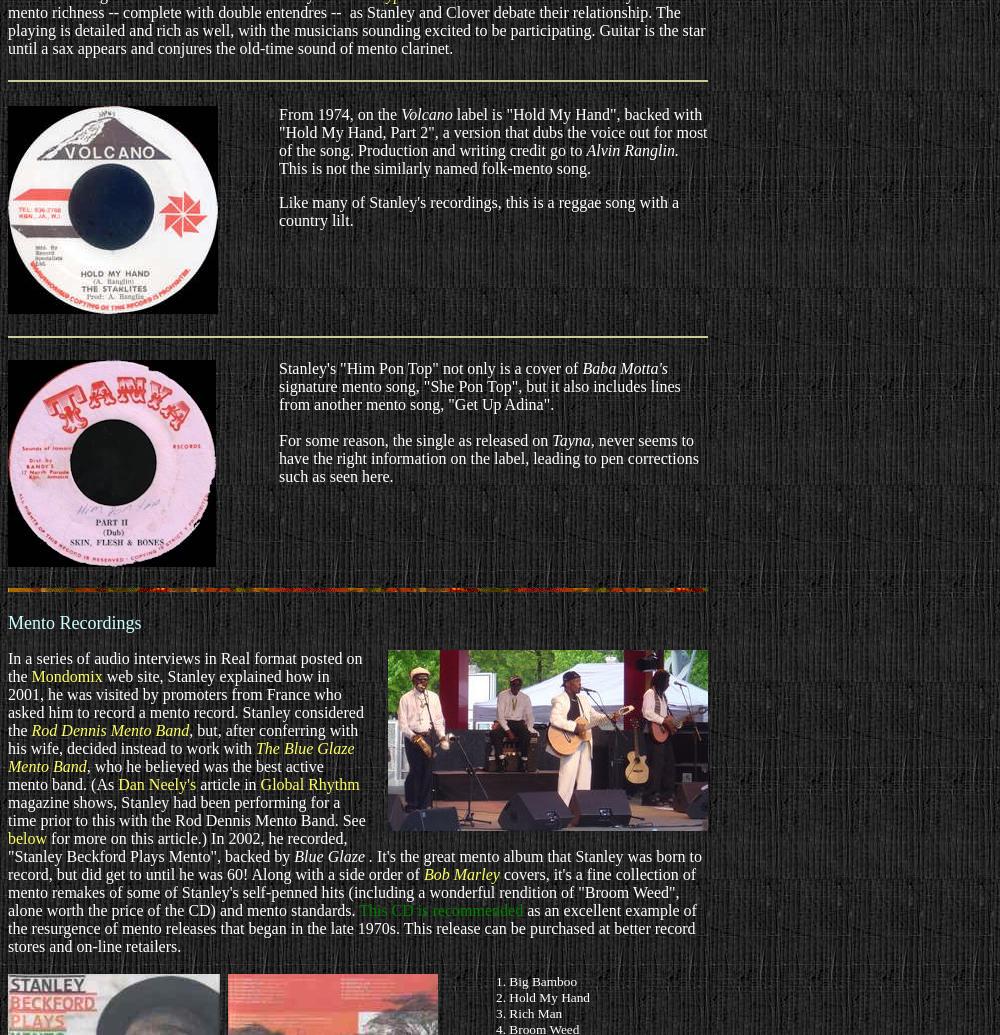 Image resolution: width=1000 pixels, height=1035 pixels. I want to click on 'In 
		a series of audio interviews in Real format posted on the', so click(185, 666).